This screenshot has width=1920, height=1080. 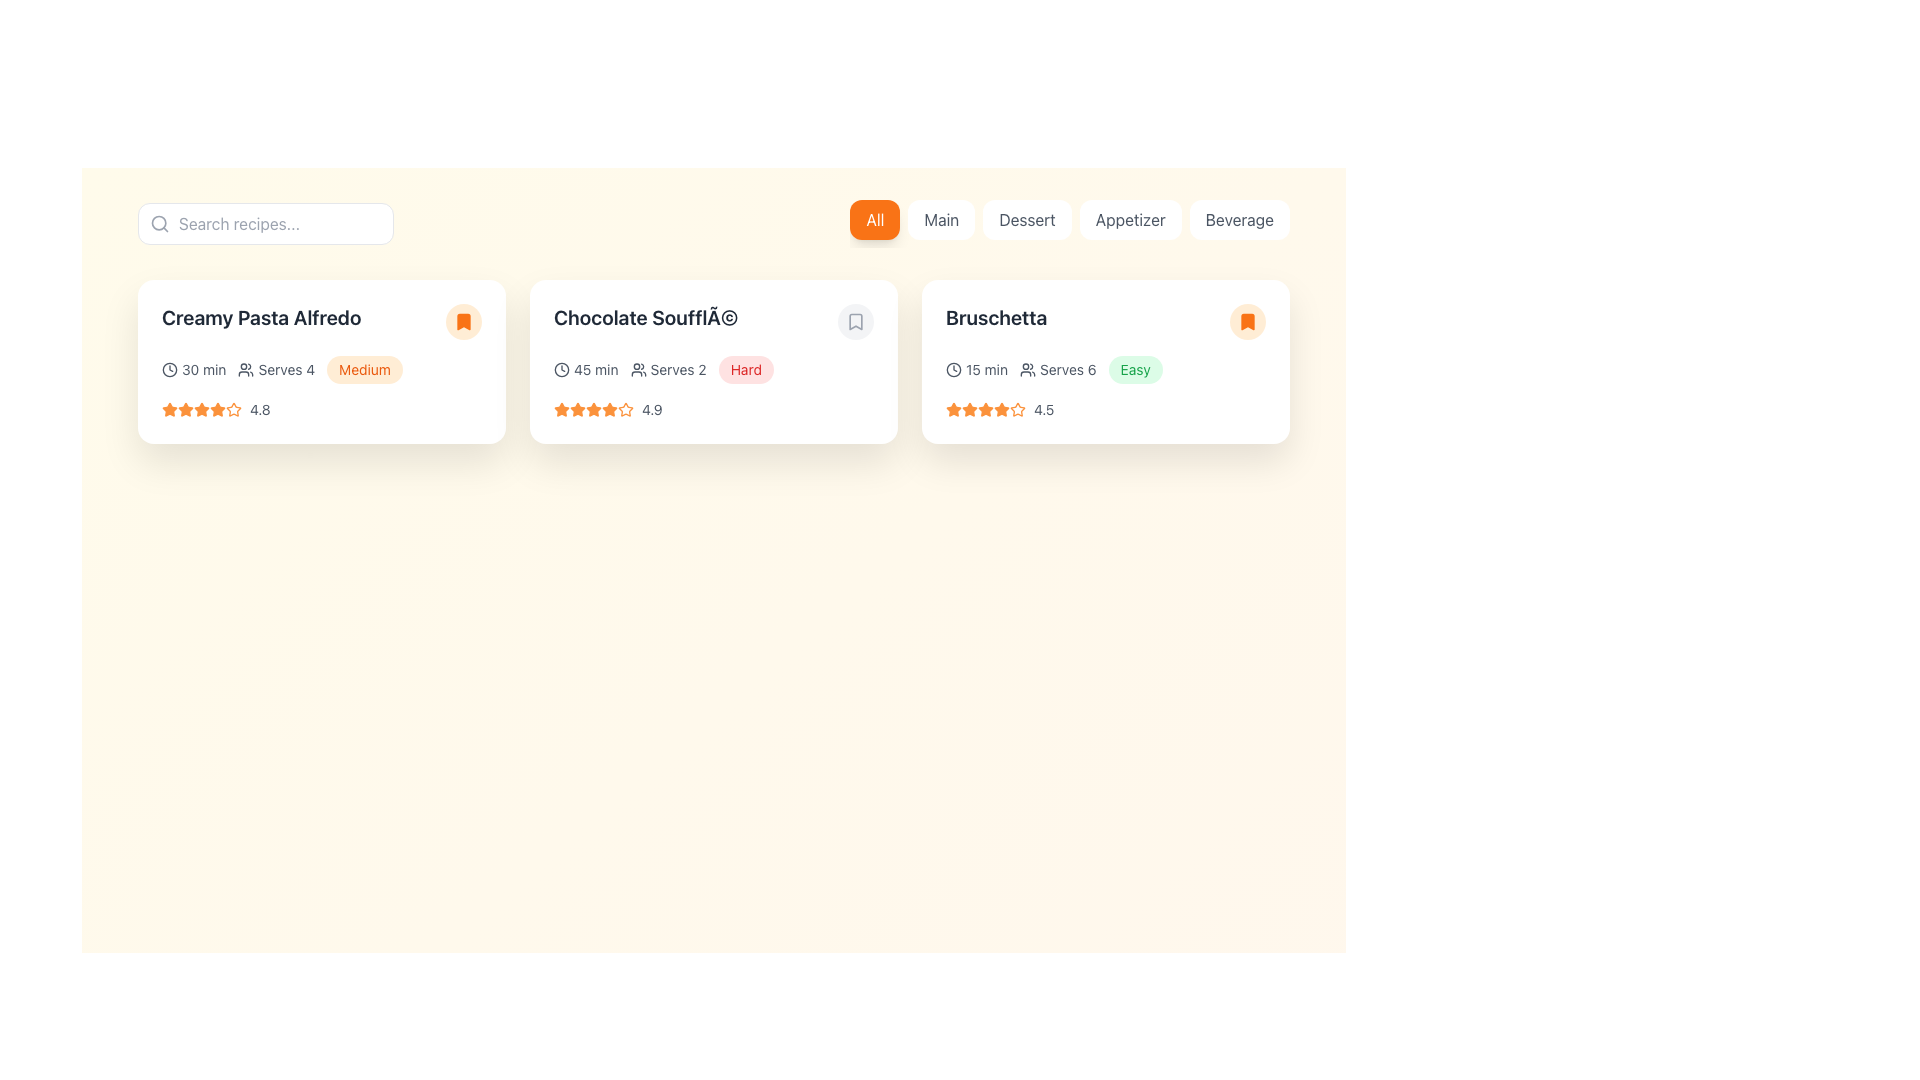 What do you see at coordinates (1001, 407) in the screenshot?
I see `the third star-shaped rating icon in the vibrant orange fill to rate the 'Bruschetta' recipe` at bounding box center [1001, 407].